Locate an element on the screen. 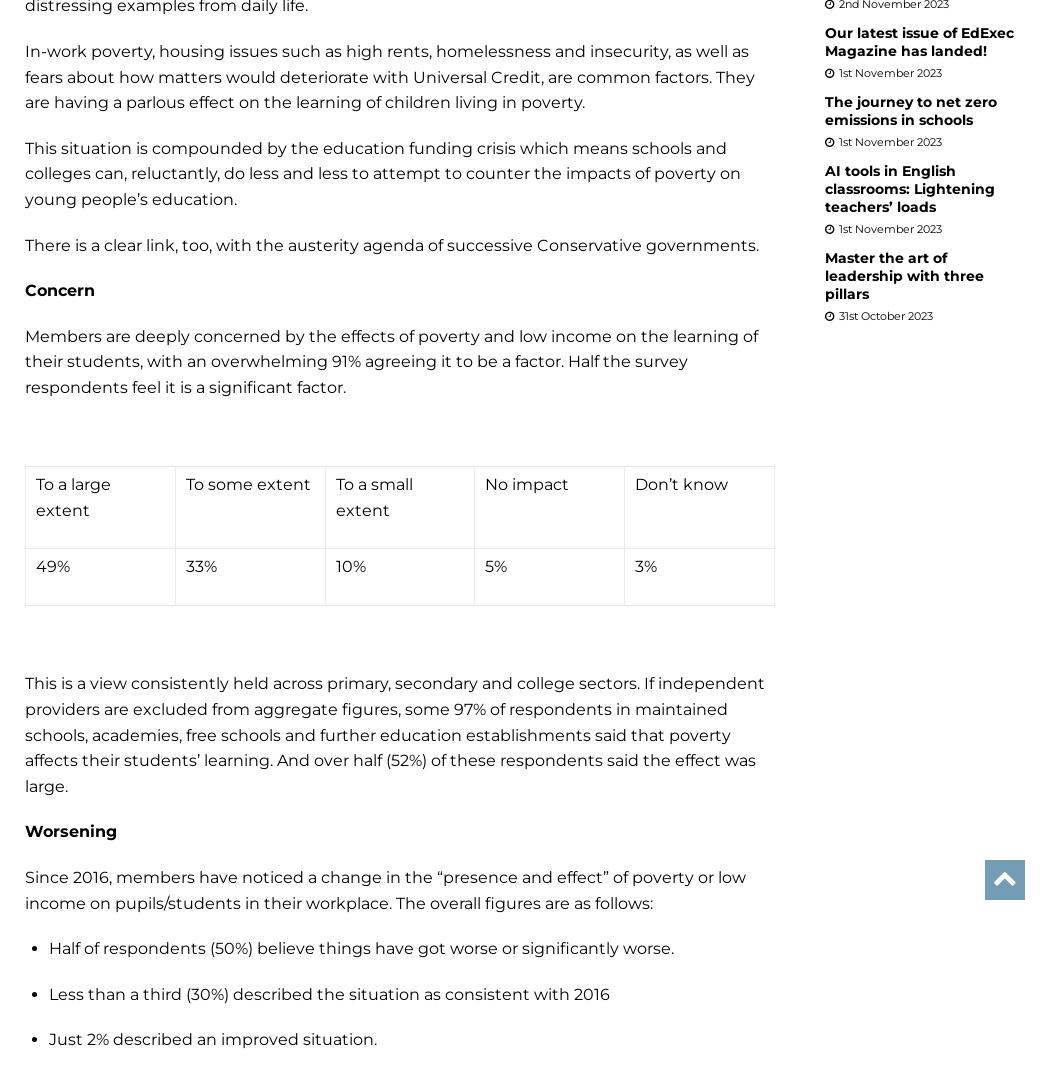  'The journey to net zero emissions in schools' is located at coordinates (910, 108).